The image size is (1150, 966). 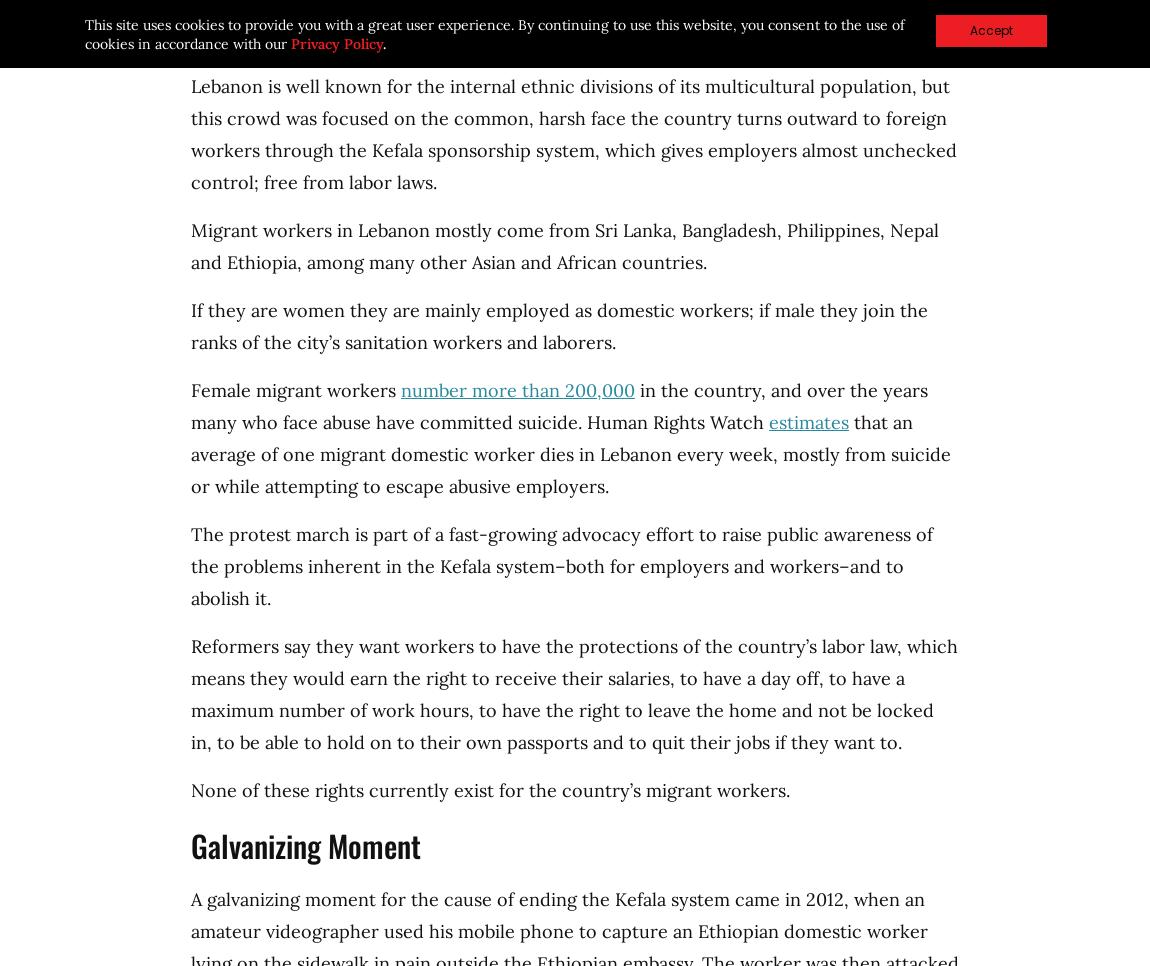 What do you see at coordinates (594, 229) in the screenshot?
I see `'Sri Lanka'` at bounding box center [594, 229].